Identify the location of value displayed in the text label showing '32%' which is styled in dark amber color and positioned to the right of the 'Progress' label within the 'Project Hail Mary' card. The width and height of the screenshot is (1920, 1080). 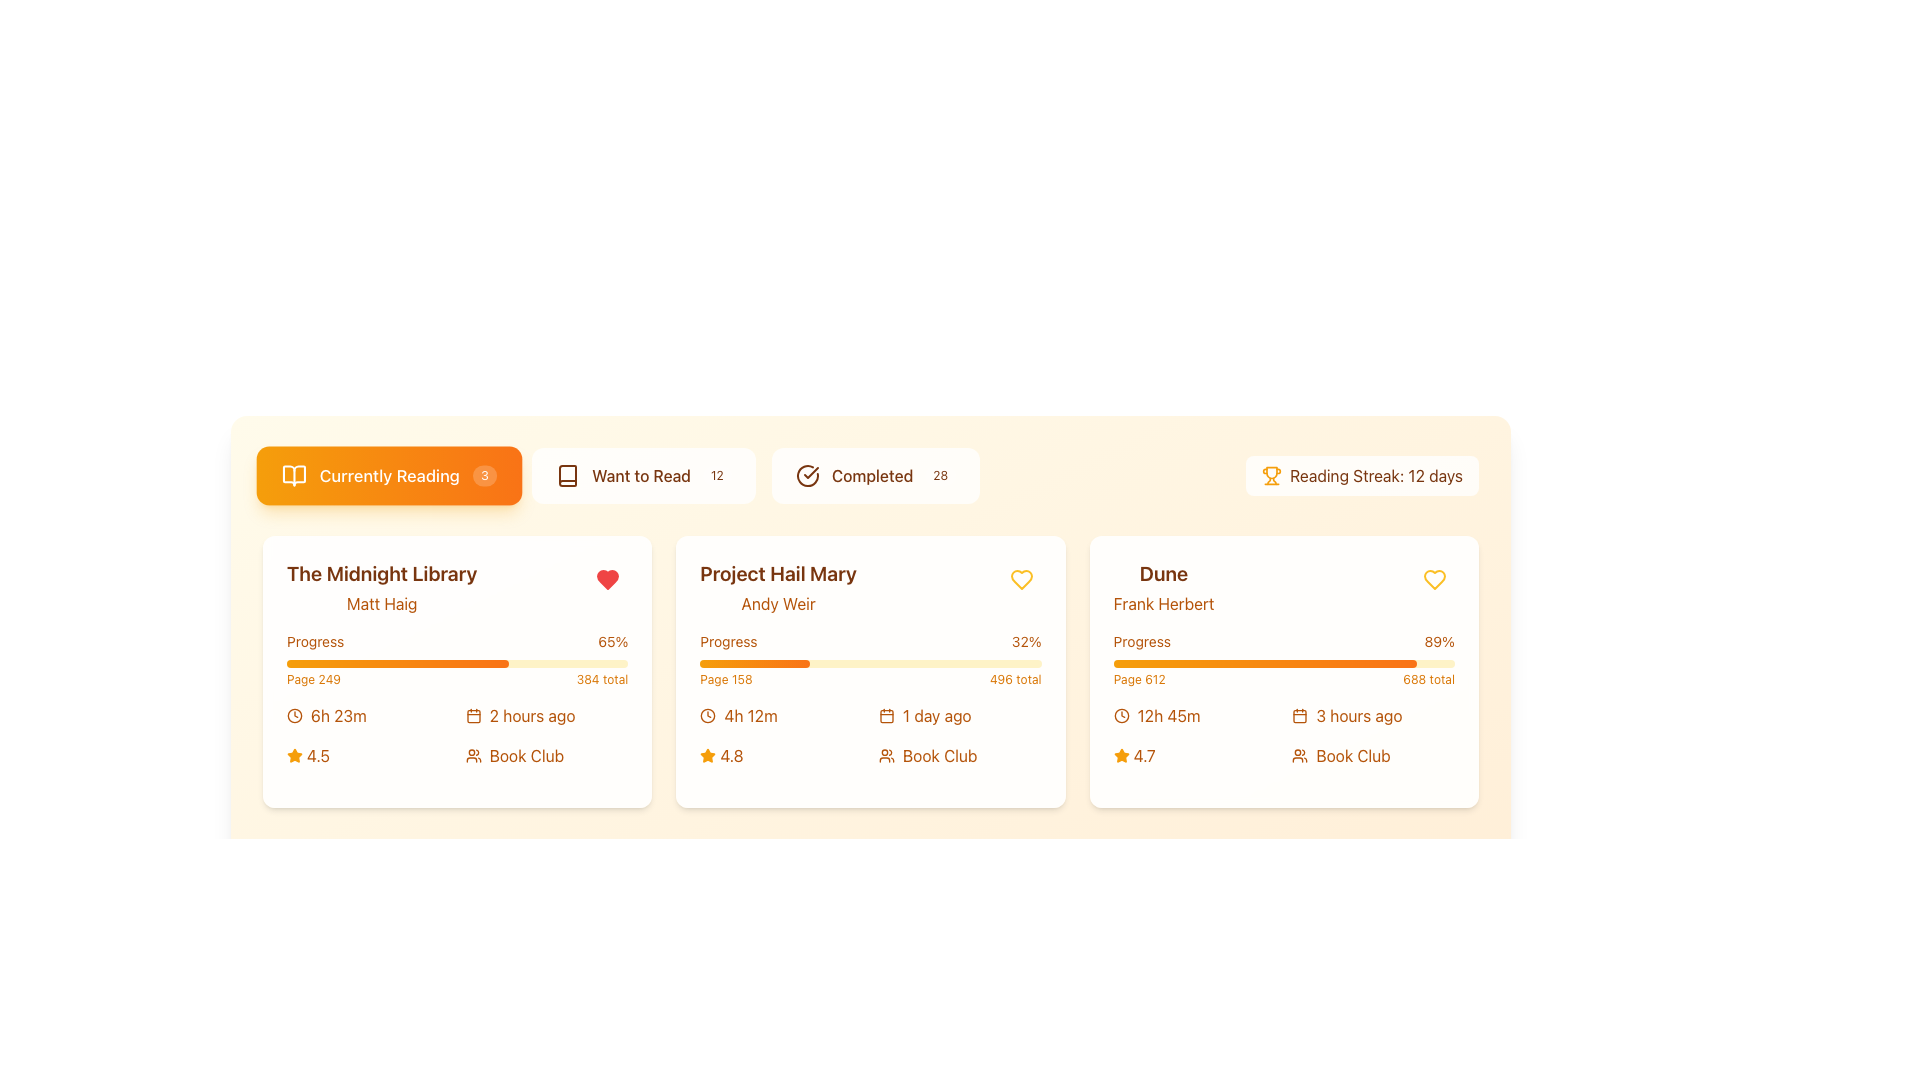
(1026, 641).